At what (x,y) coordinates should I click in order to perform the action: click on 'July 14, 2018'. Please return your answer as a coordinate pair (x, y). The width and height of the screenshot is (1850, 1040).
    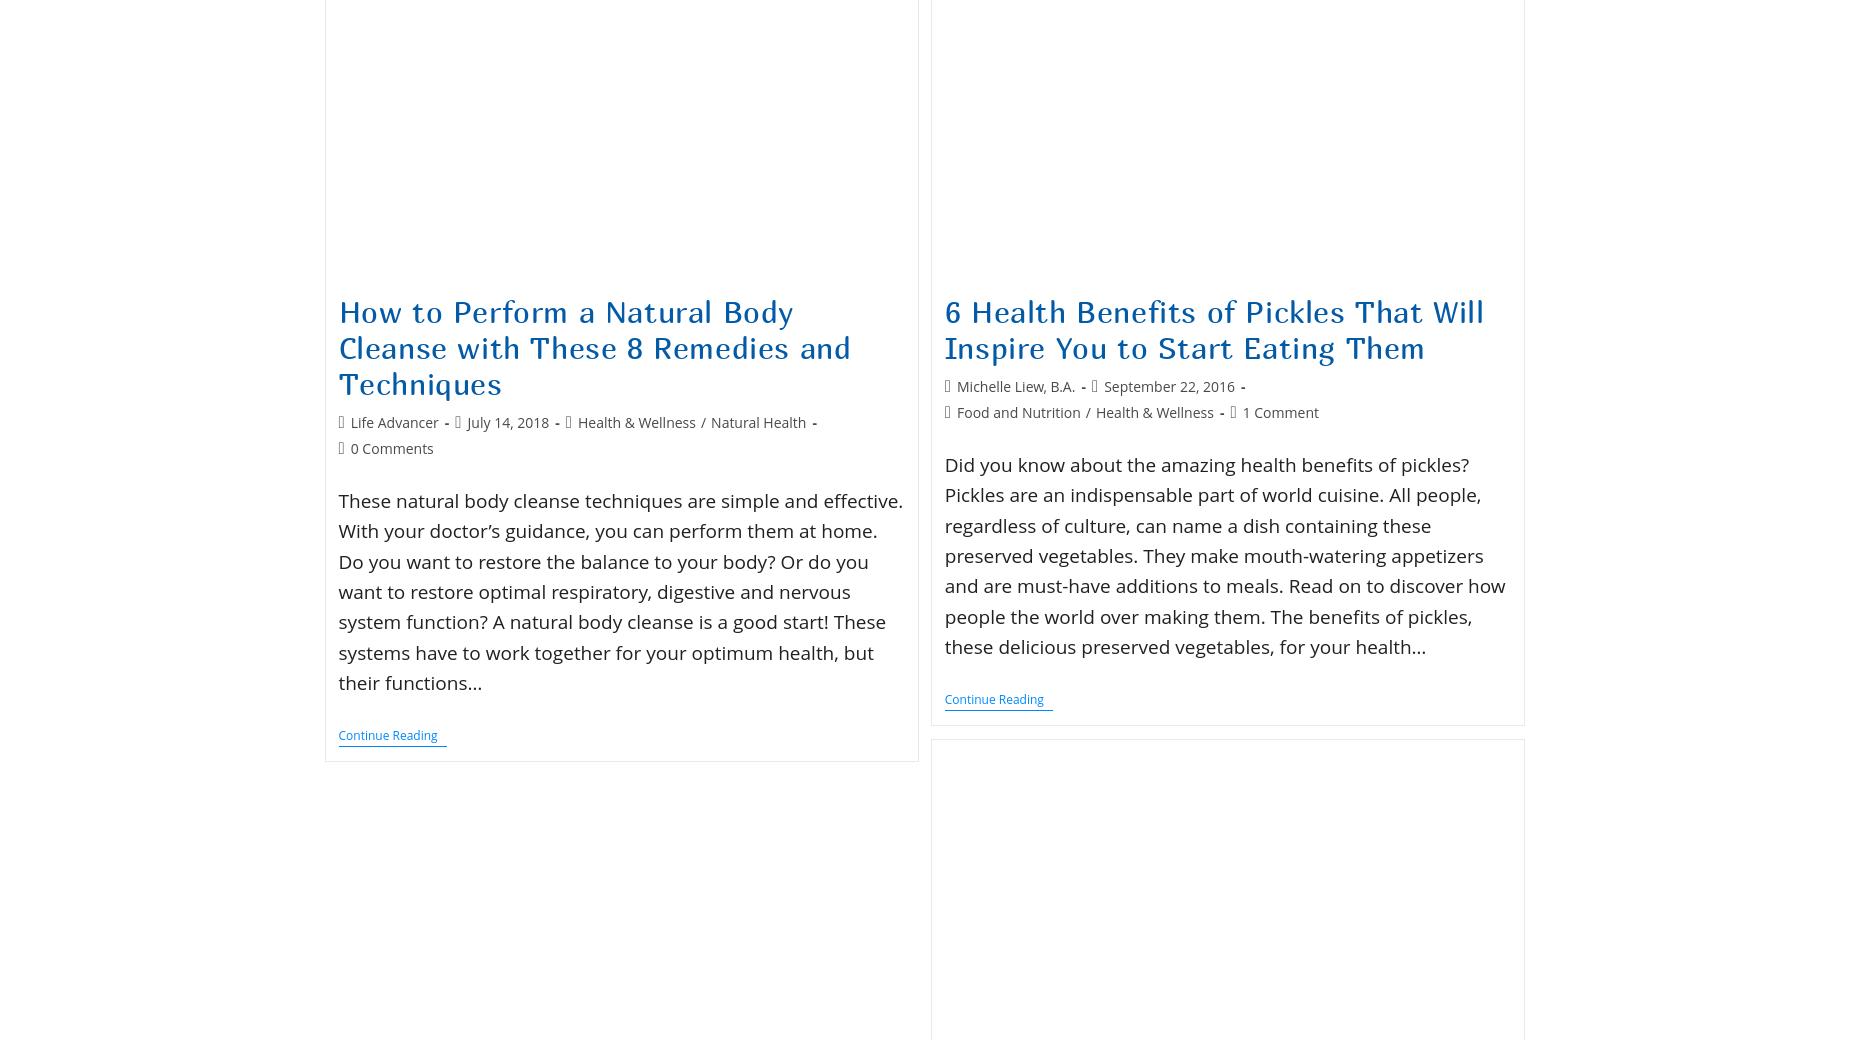
    Looking at the image, I should click on (508, 421).